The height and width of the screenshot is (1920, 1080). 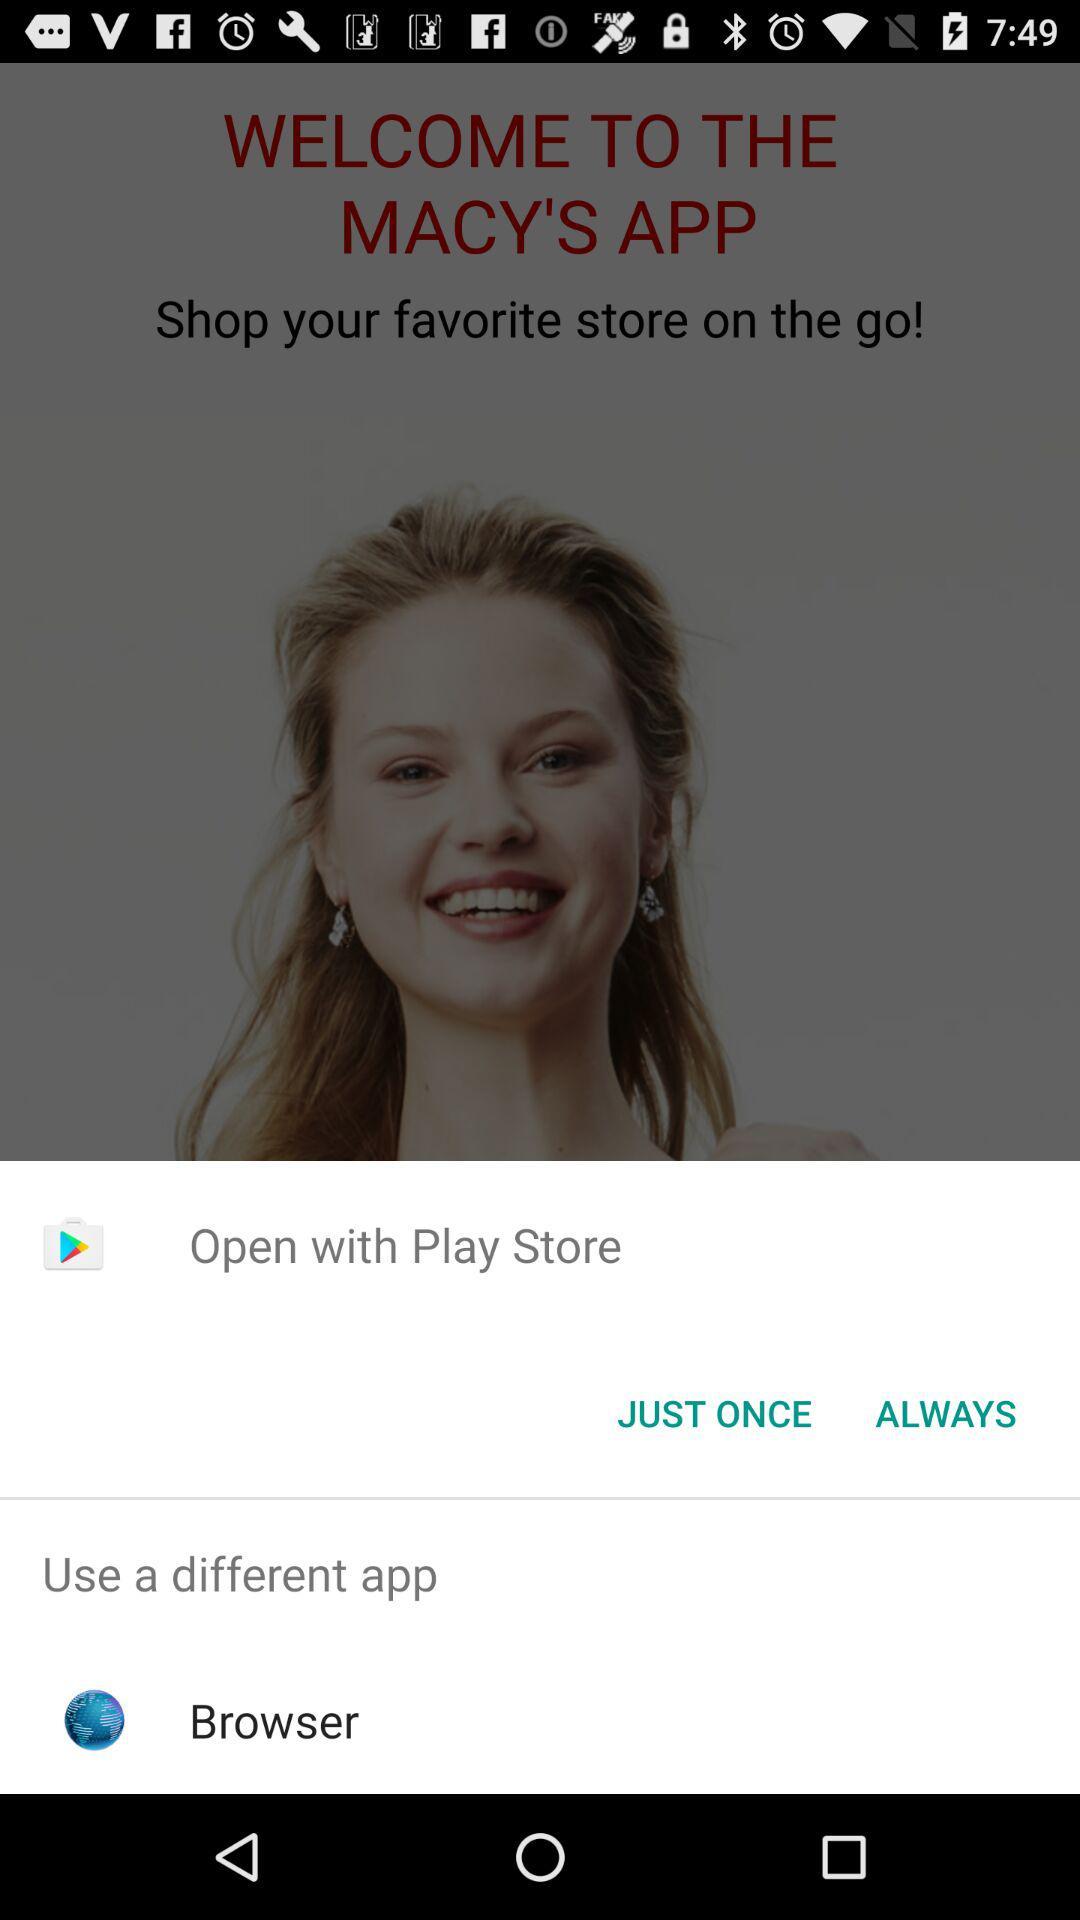 What do you see at coordinates (540, 1572) in the screenshot?
I see `the item above the browser item` at bounding box center [540, 1572].